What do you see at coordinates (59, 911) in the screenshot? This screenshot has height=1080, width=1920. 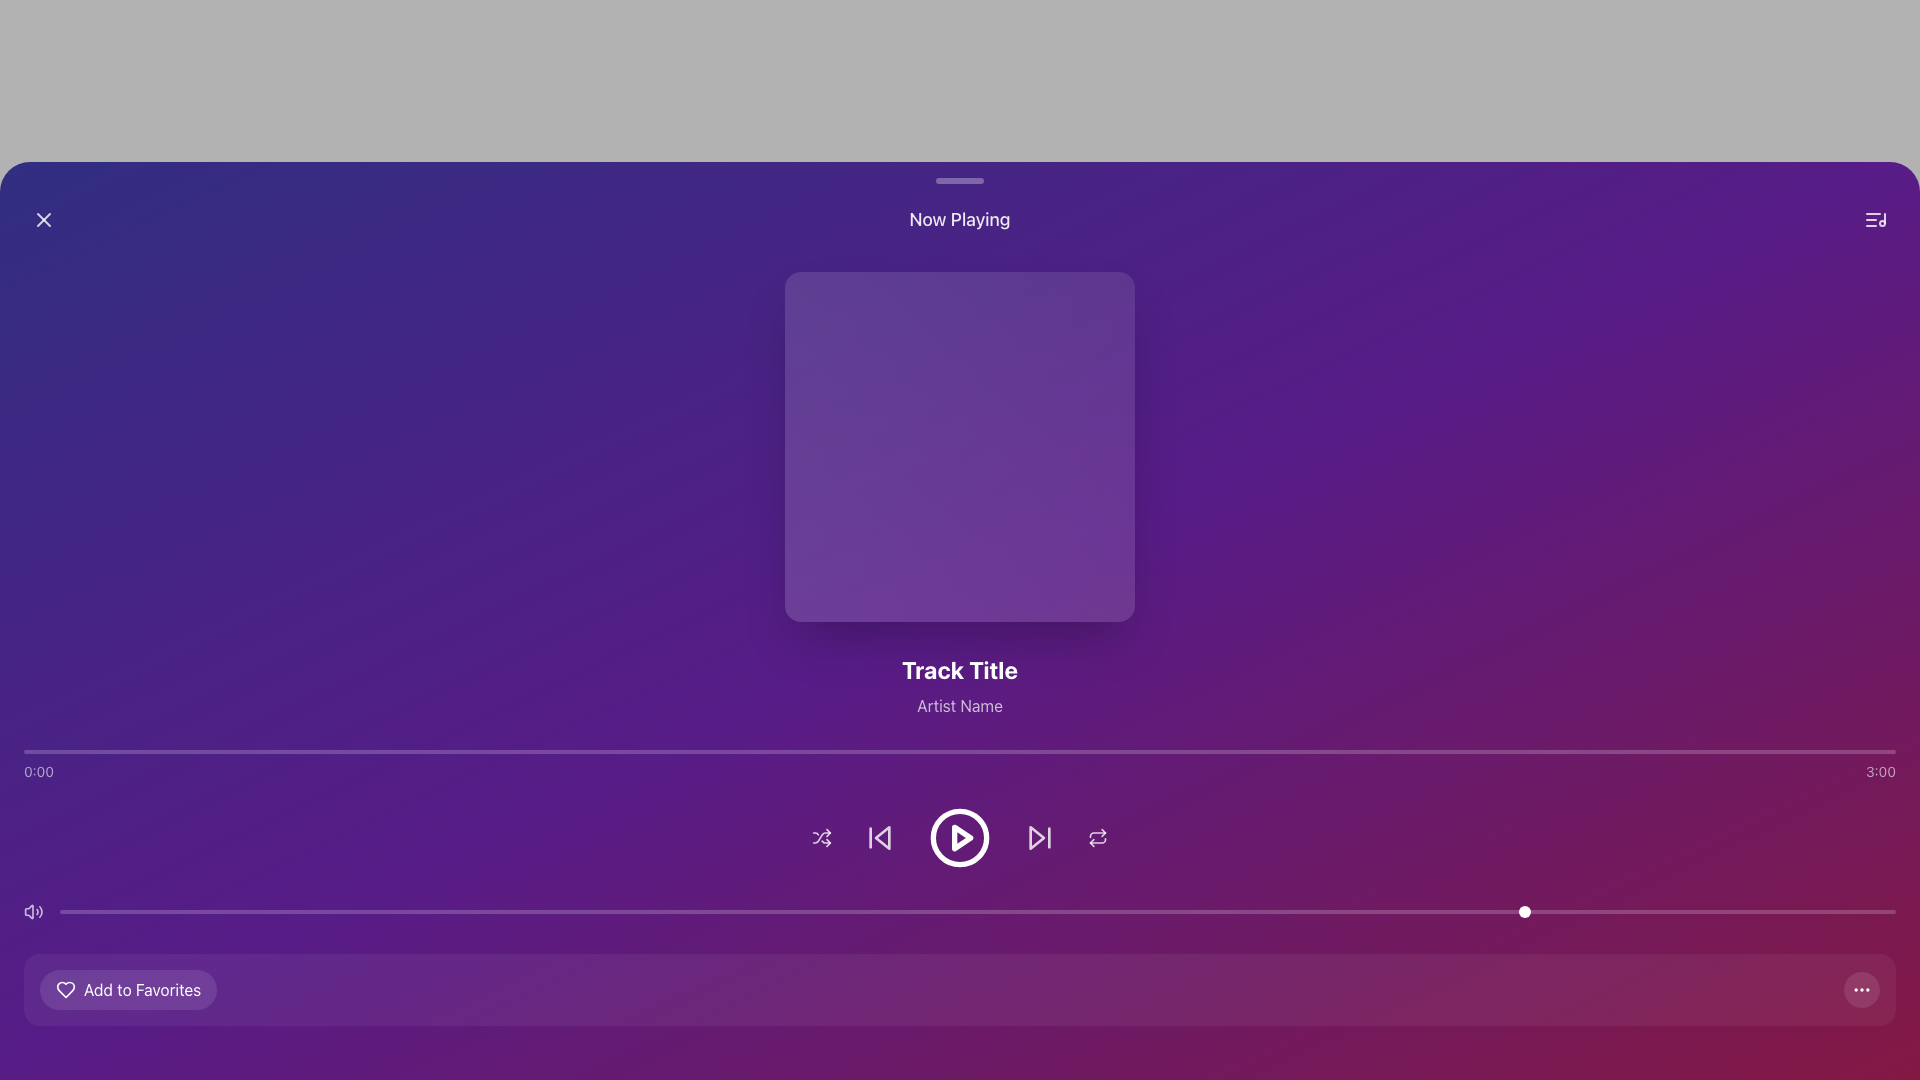 I see `the slider value` at bounding box center [59, 911].